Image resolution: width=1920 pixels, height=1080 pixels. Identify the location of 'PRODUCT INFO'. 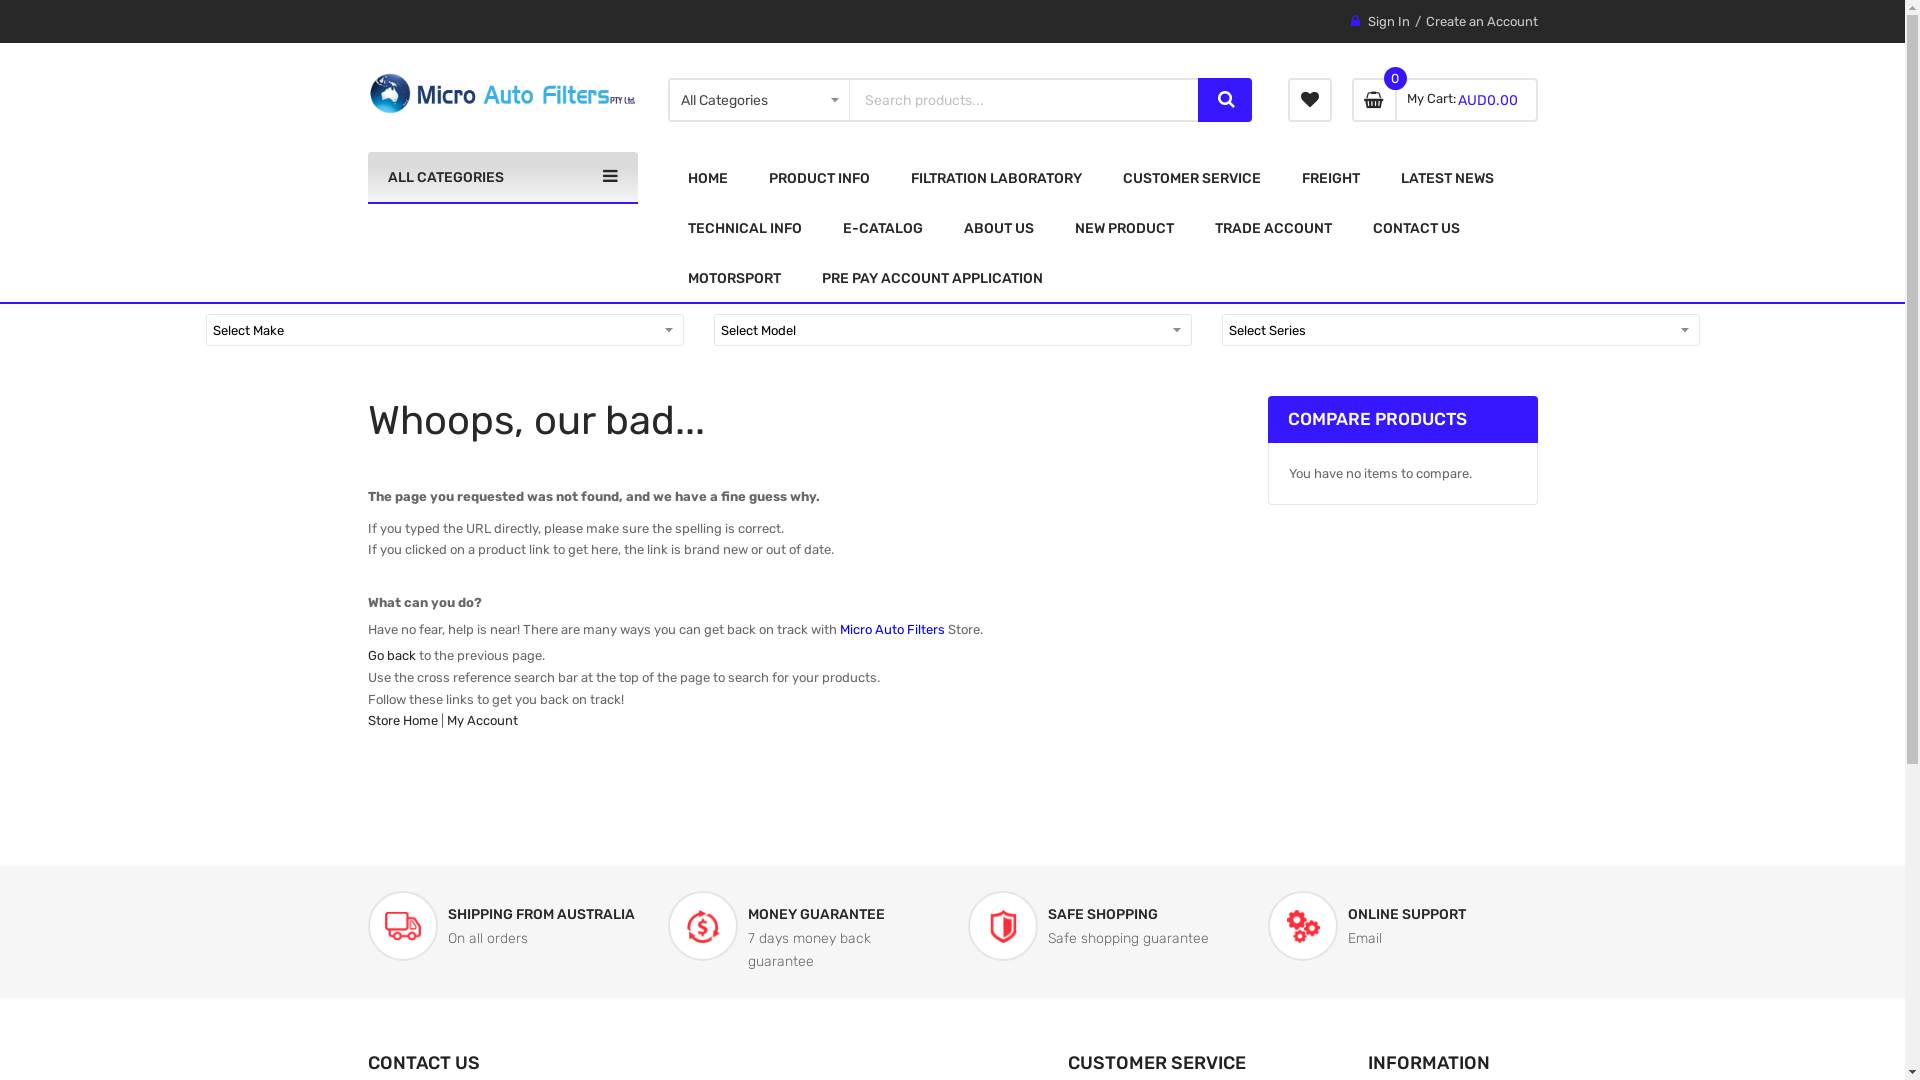
(818, 176).